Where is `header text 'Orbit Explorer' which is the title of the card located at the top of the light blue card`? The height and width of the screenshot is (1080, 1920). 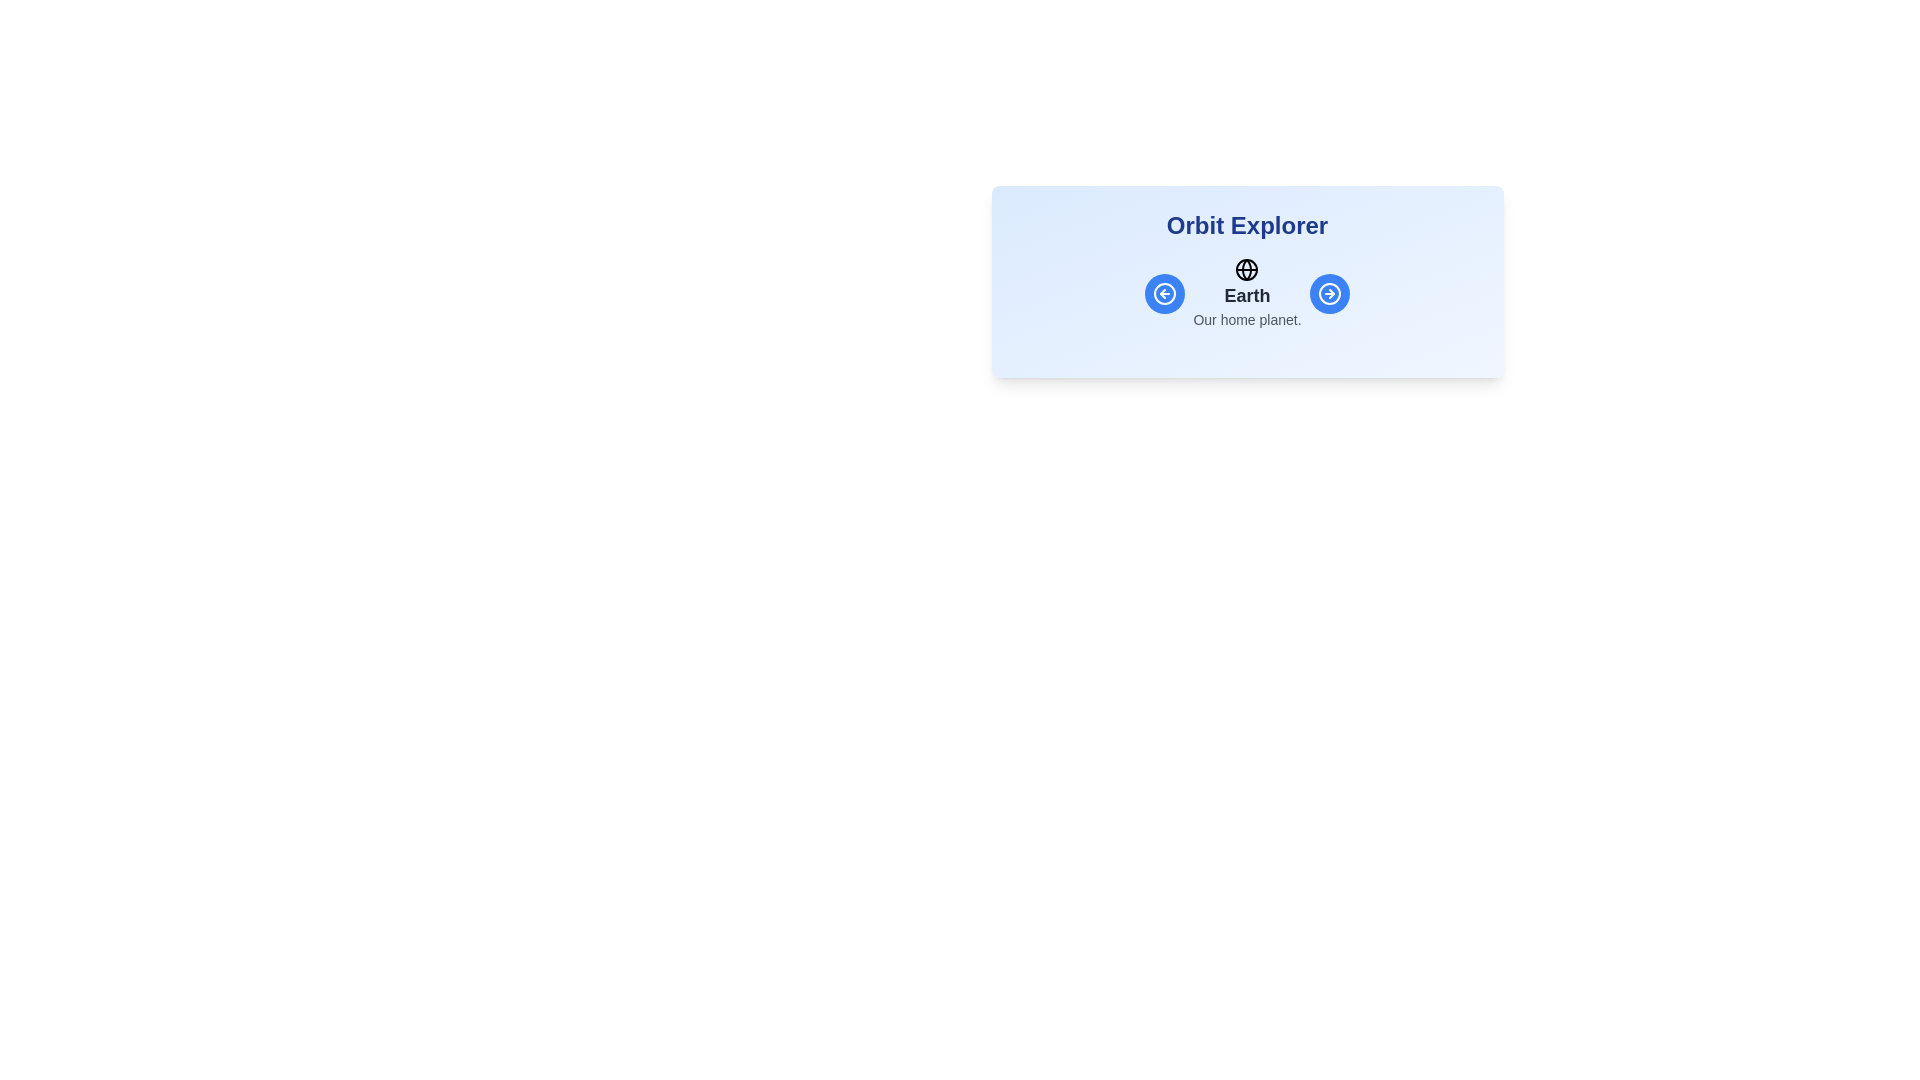
header text 'Orbit Explorer' which is the title of the card located at the top of the light blue card is located at coordinates (1246, 225).